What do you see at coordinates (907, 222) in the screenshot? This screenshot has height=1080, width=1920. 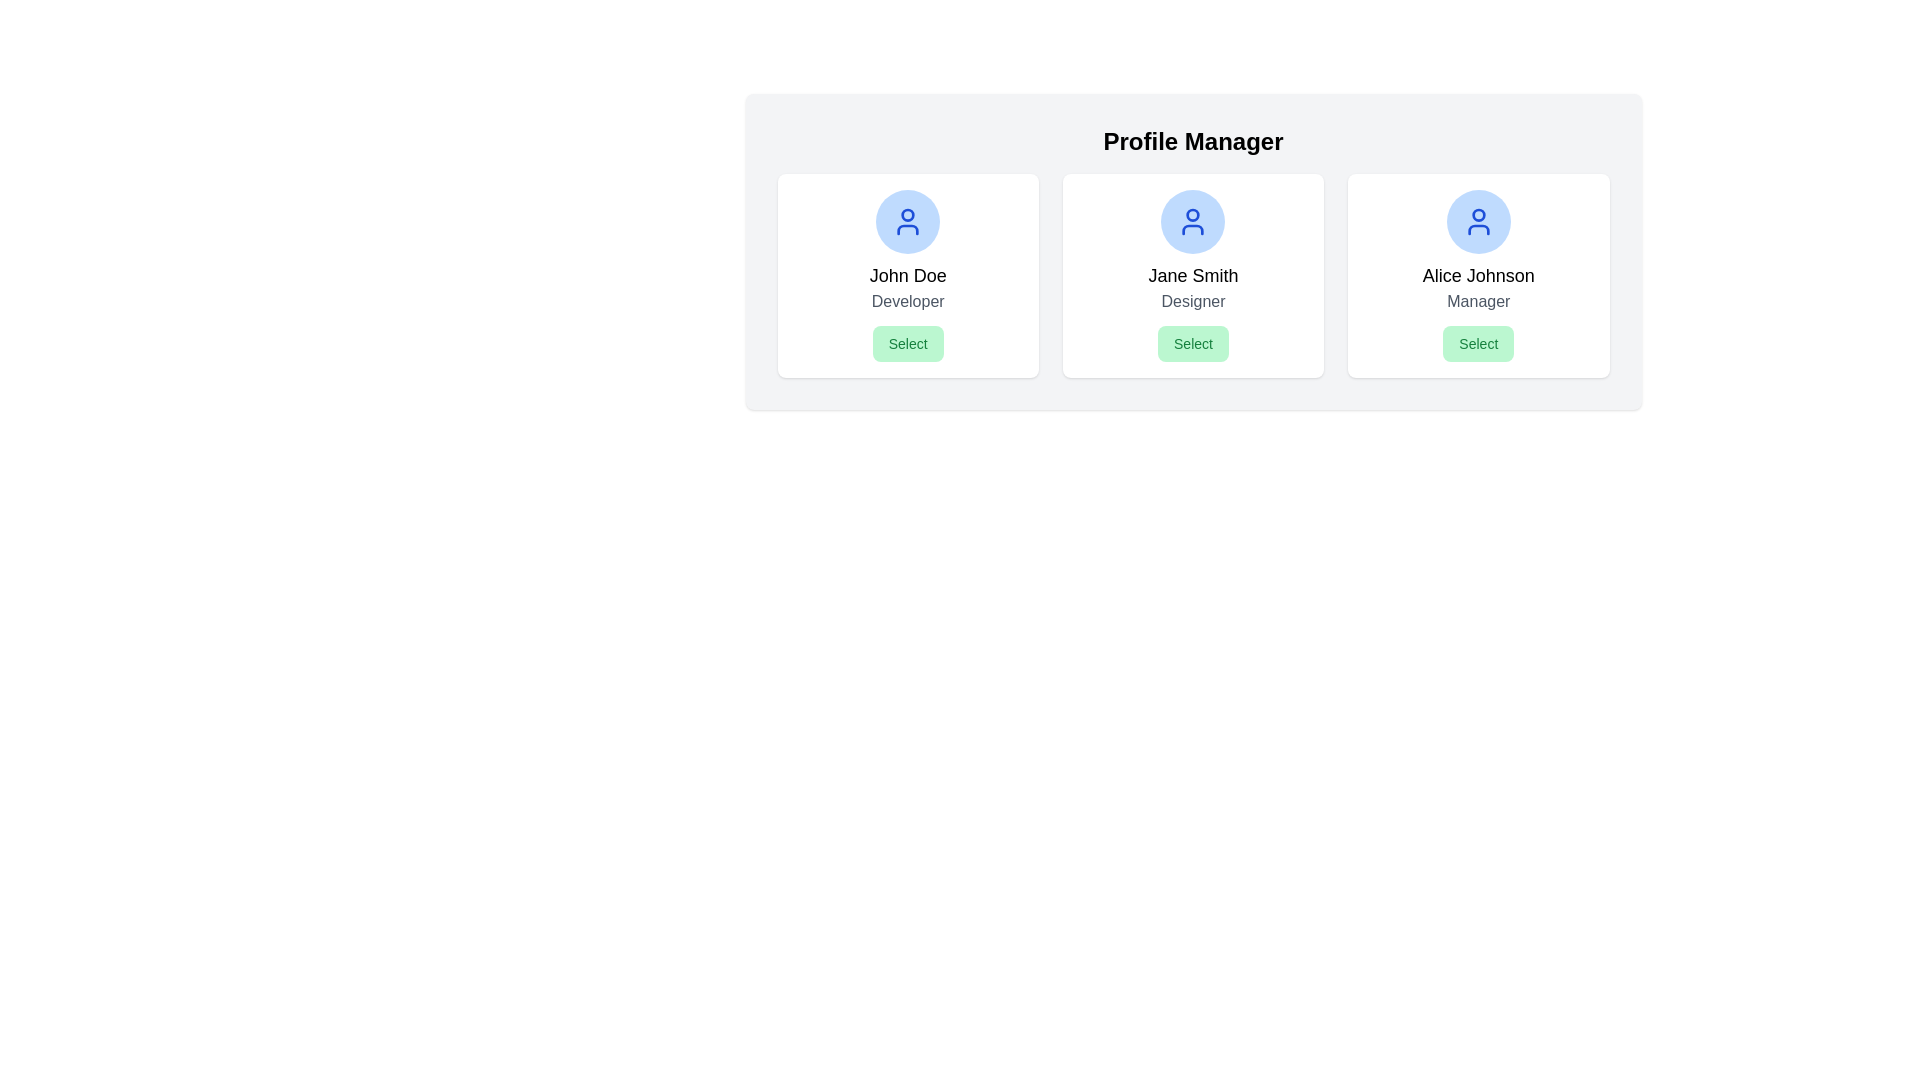 I see `the user profile icon for 'John Doe' located at the top center of the card to interact with it` at bounding box center [907, 222].